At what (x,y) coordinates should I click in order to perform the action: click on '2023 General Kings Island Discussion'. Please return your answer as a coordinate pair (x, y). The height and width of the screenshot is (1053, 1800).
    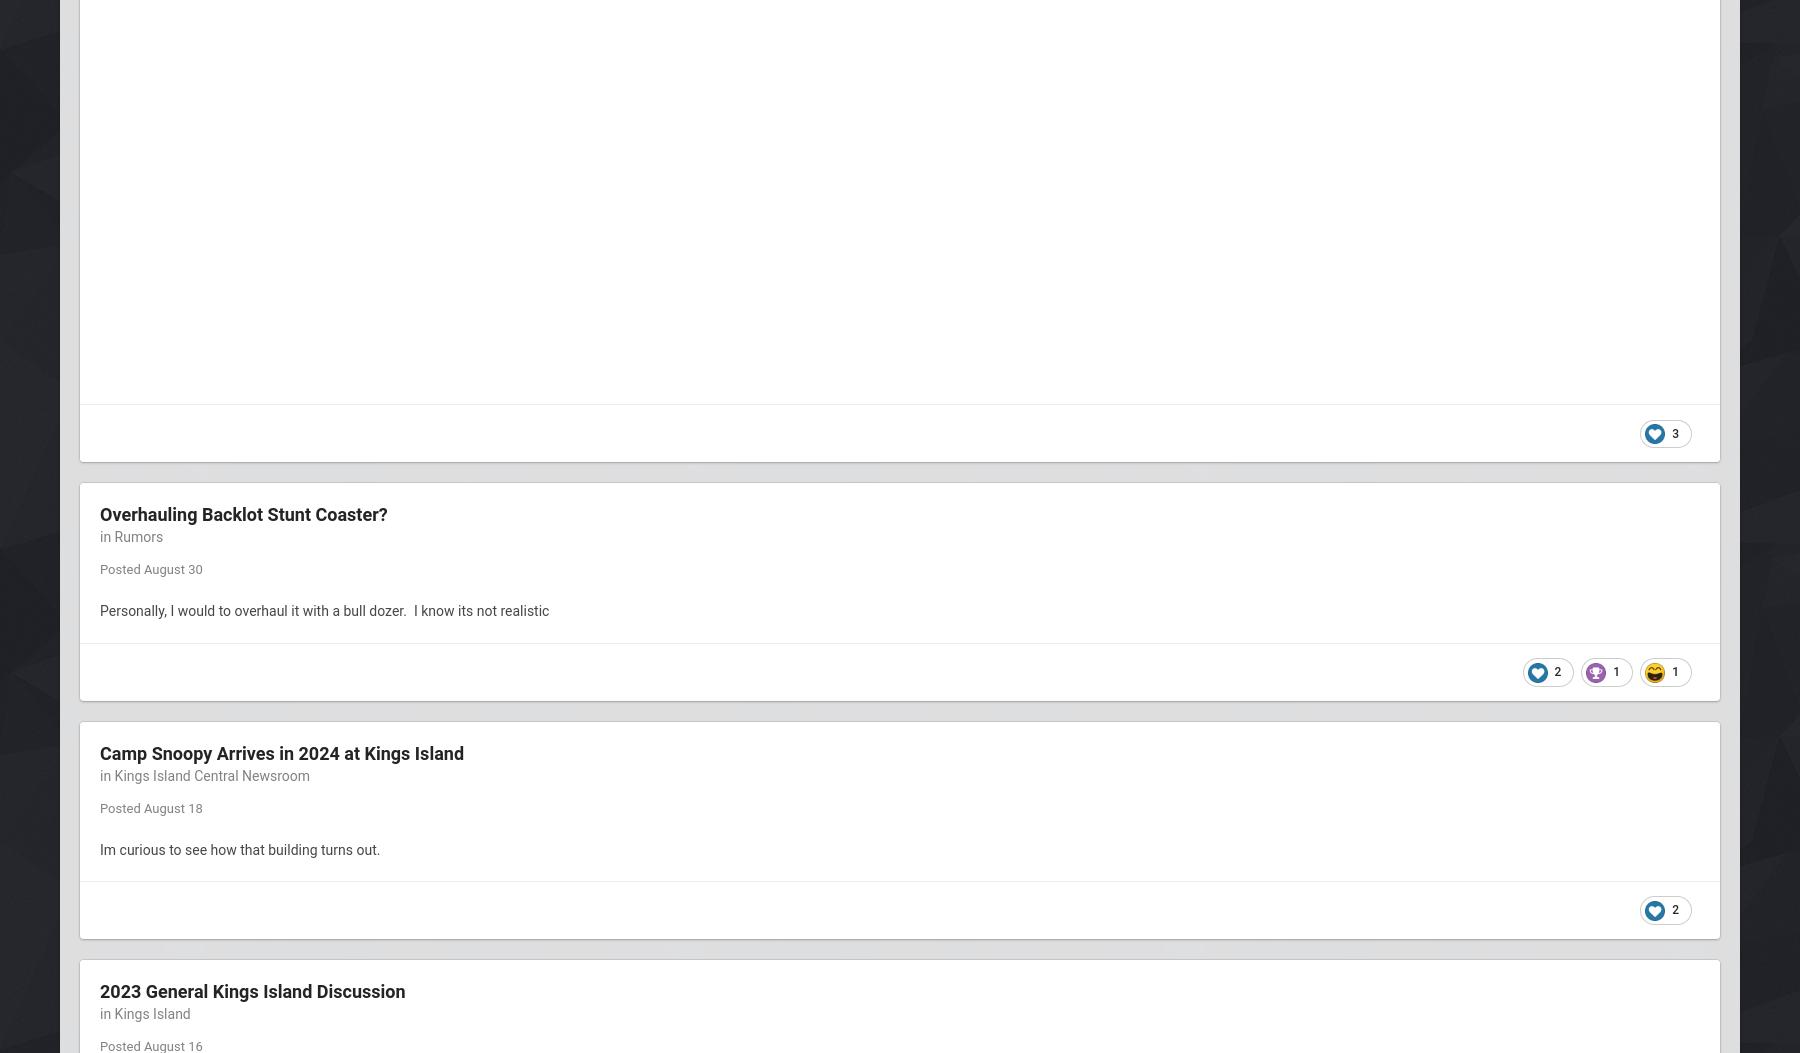
    Looking at the image, I should click on (251, 991).